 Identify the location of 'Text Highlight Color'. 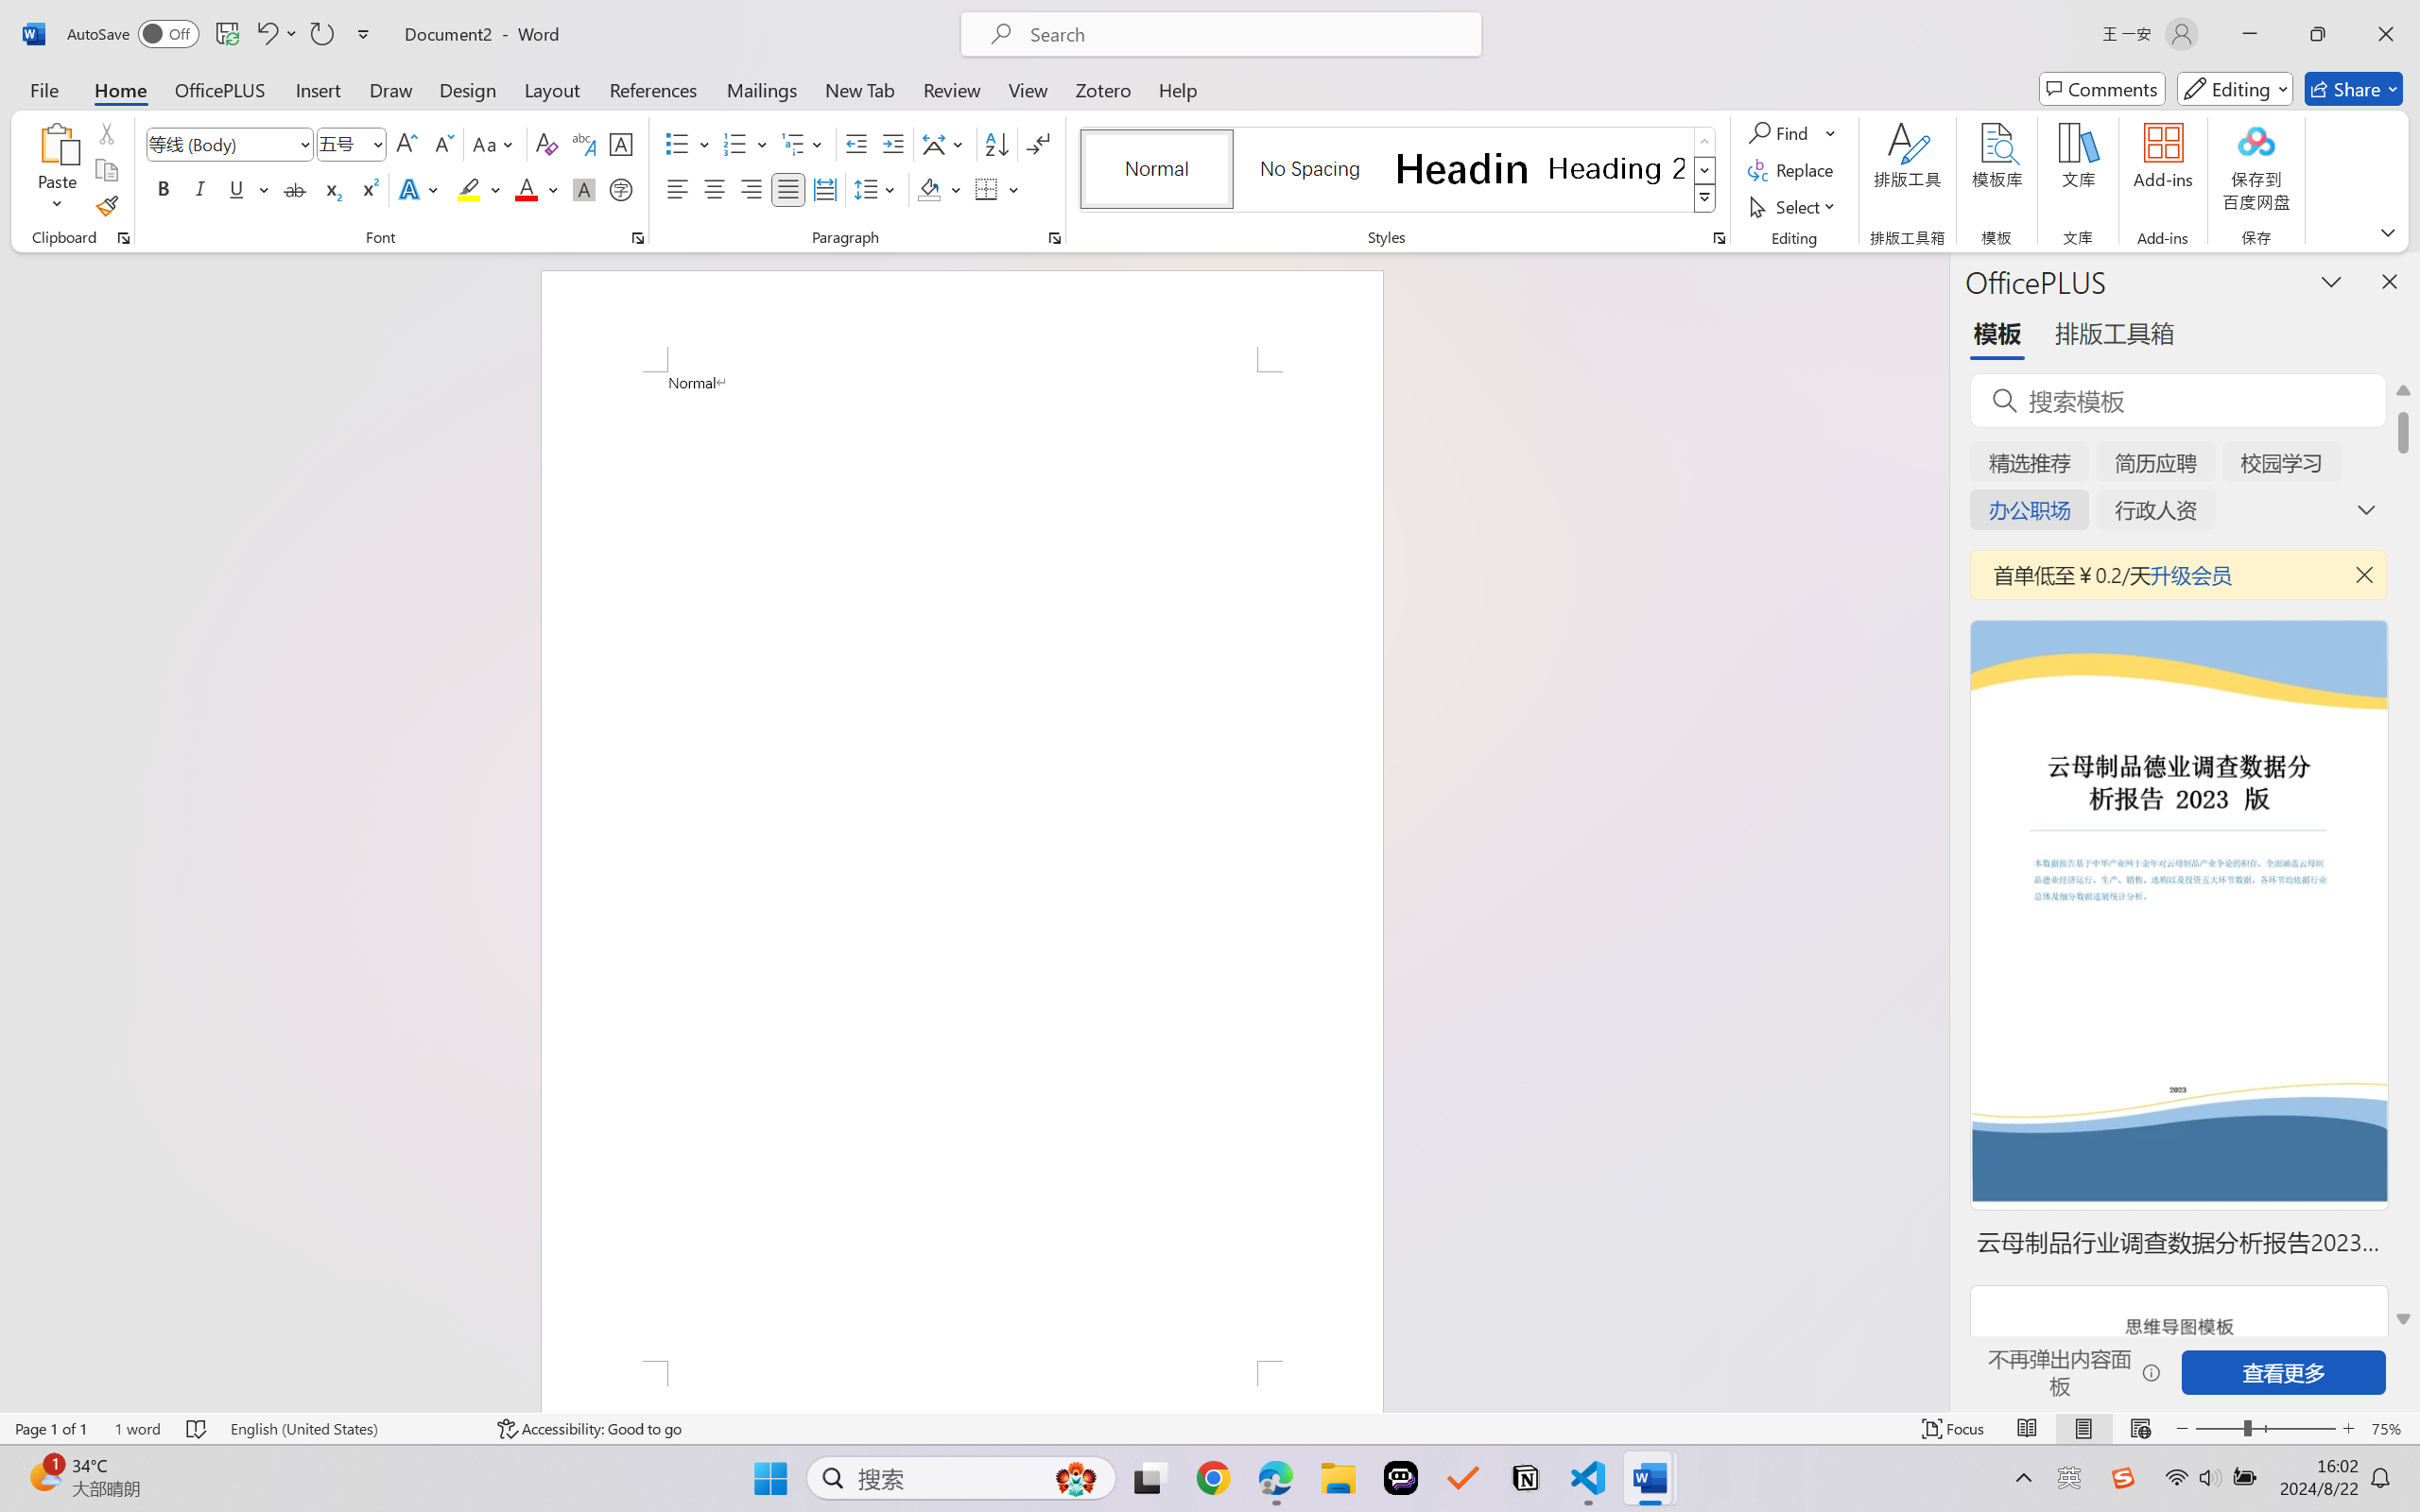
(477, 188).